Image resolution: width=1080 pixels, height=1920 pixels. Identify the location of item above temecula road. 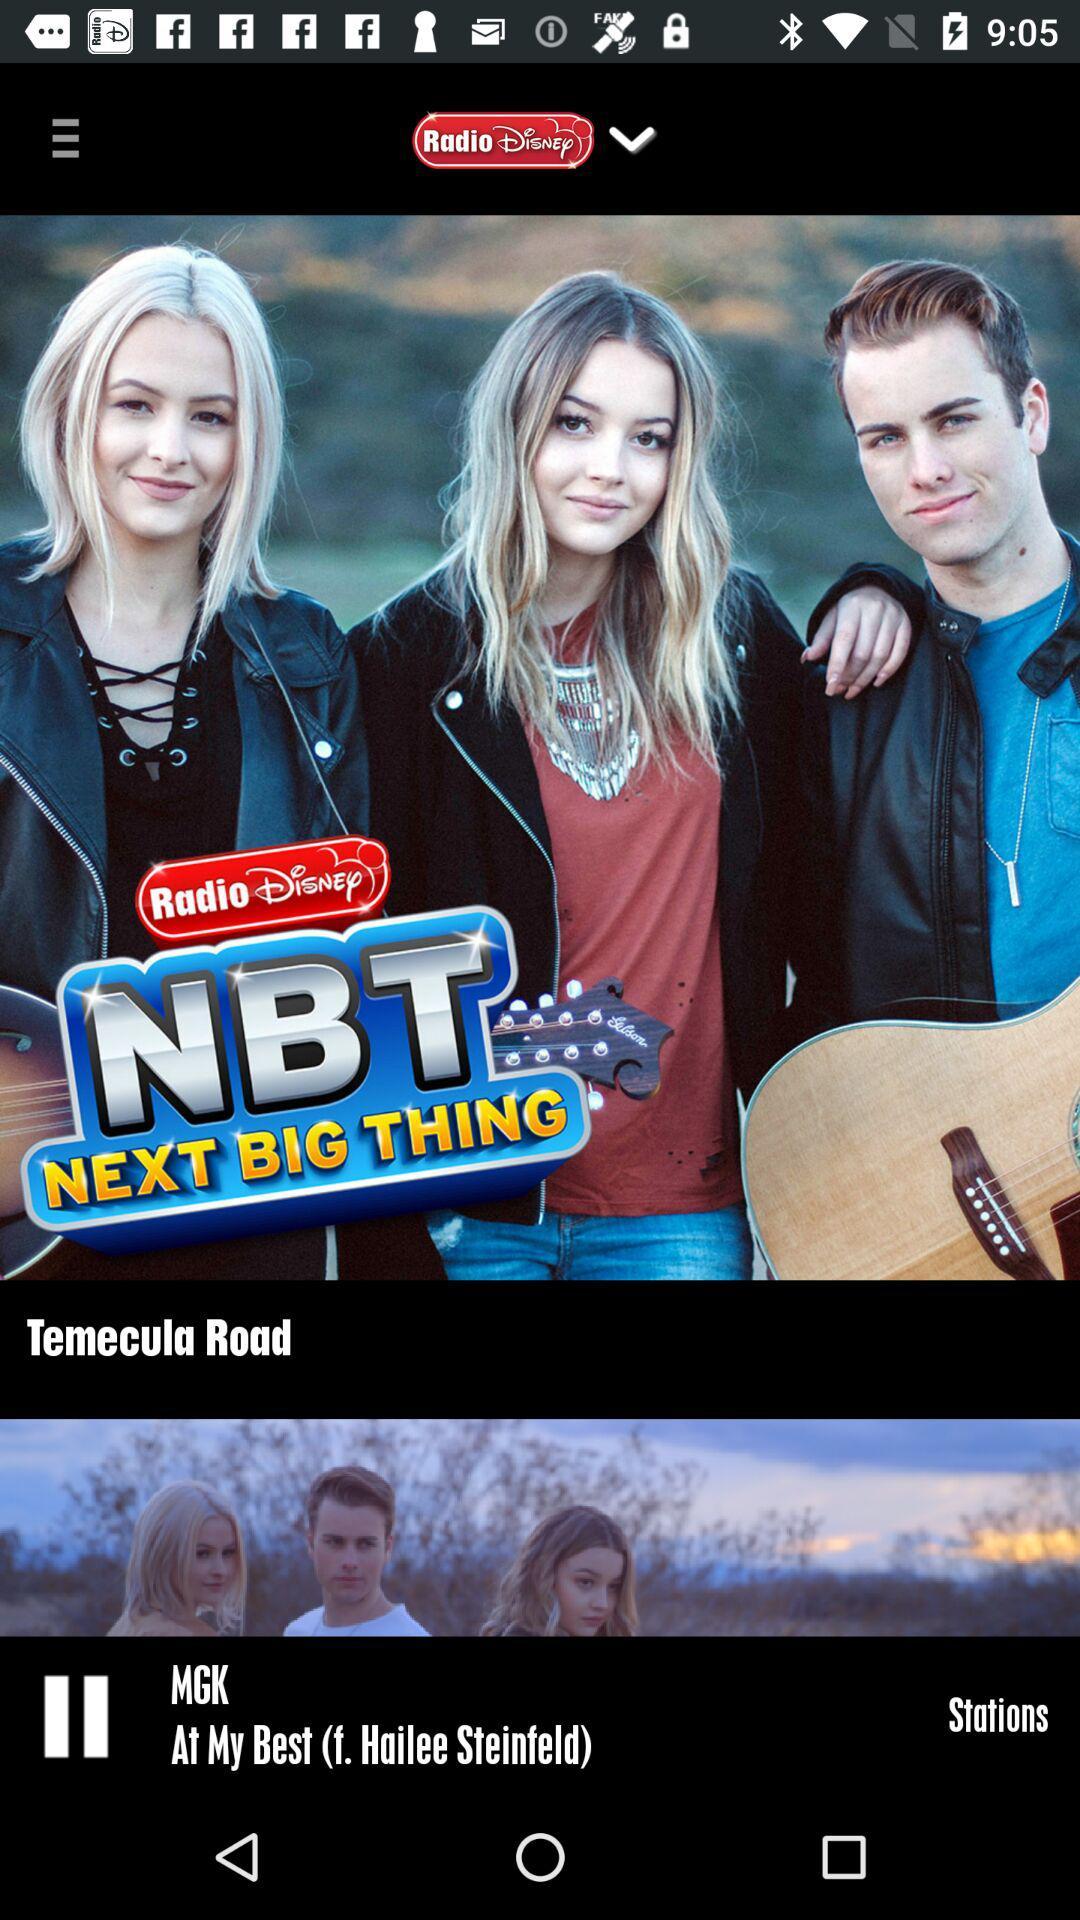
(540, 746).